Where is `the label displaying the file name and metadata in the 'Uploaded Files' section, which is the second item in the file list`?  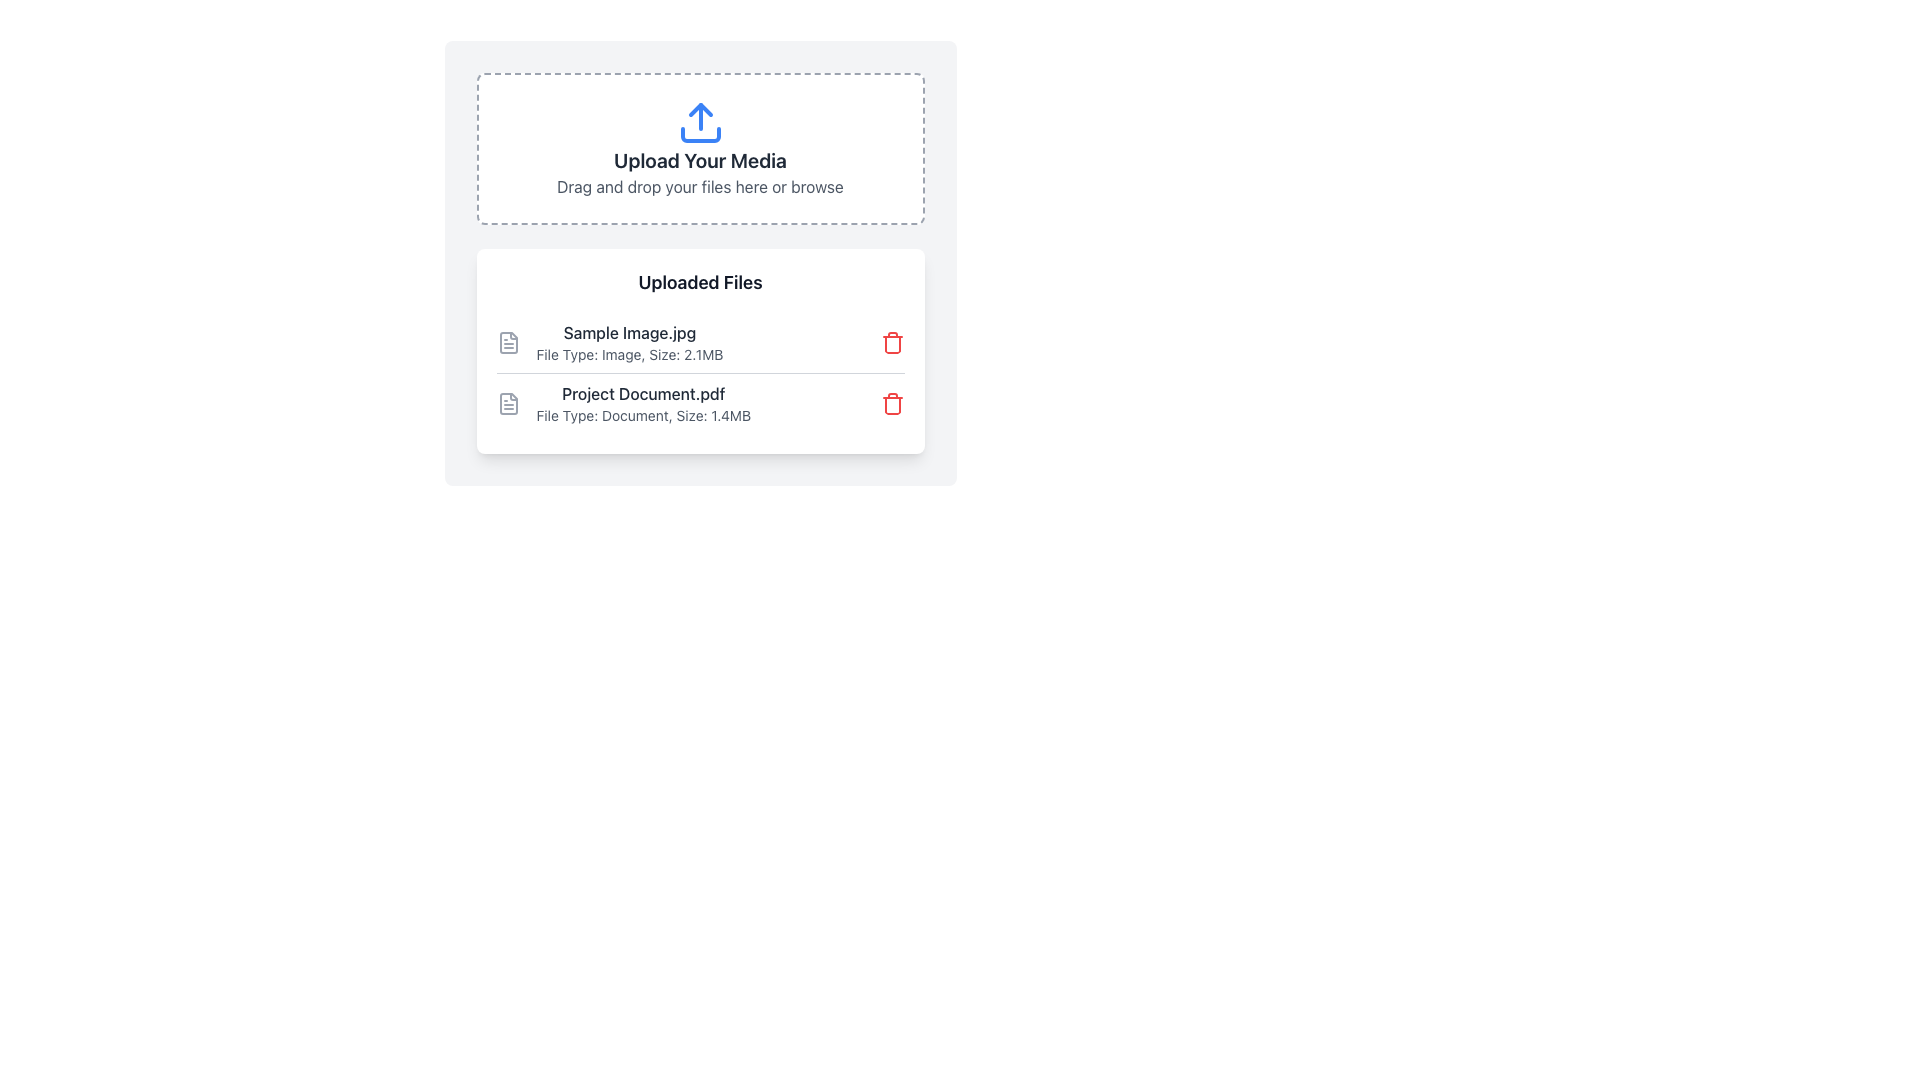 the label displaying the file name and metadata in the 'Uploaded Files' section, which is the second item in the file list is located at coordinates (643, 404).